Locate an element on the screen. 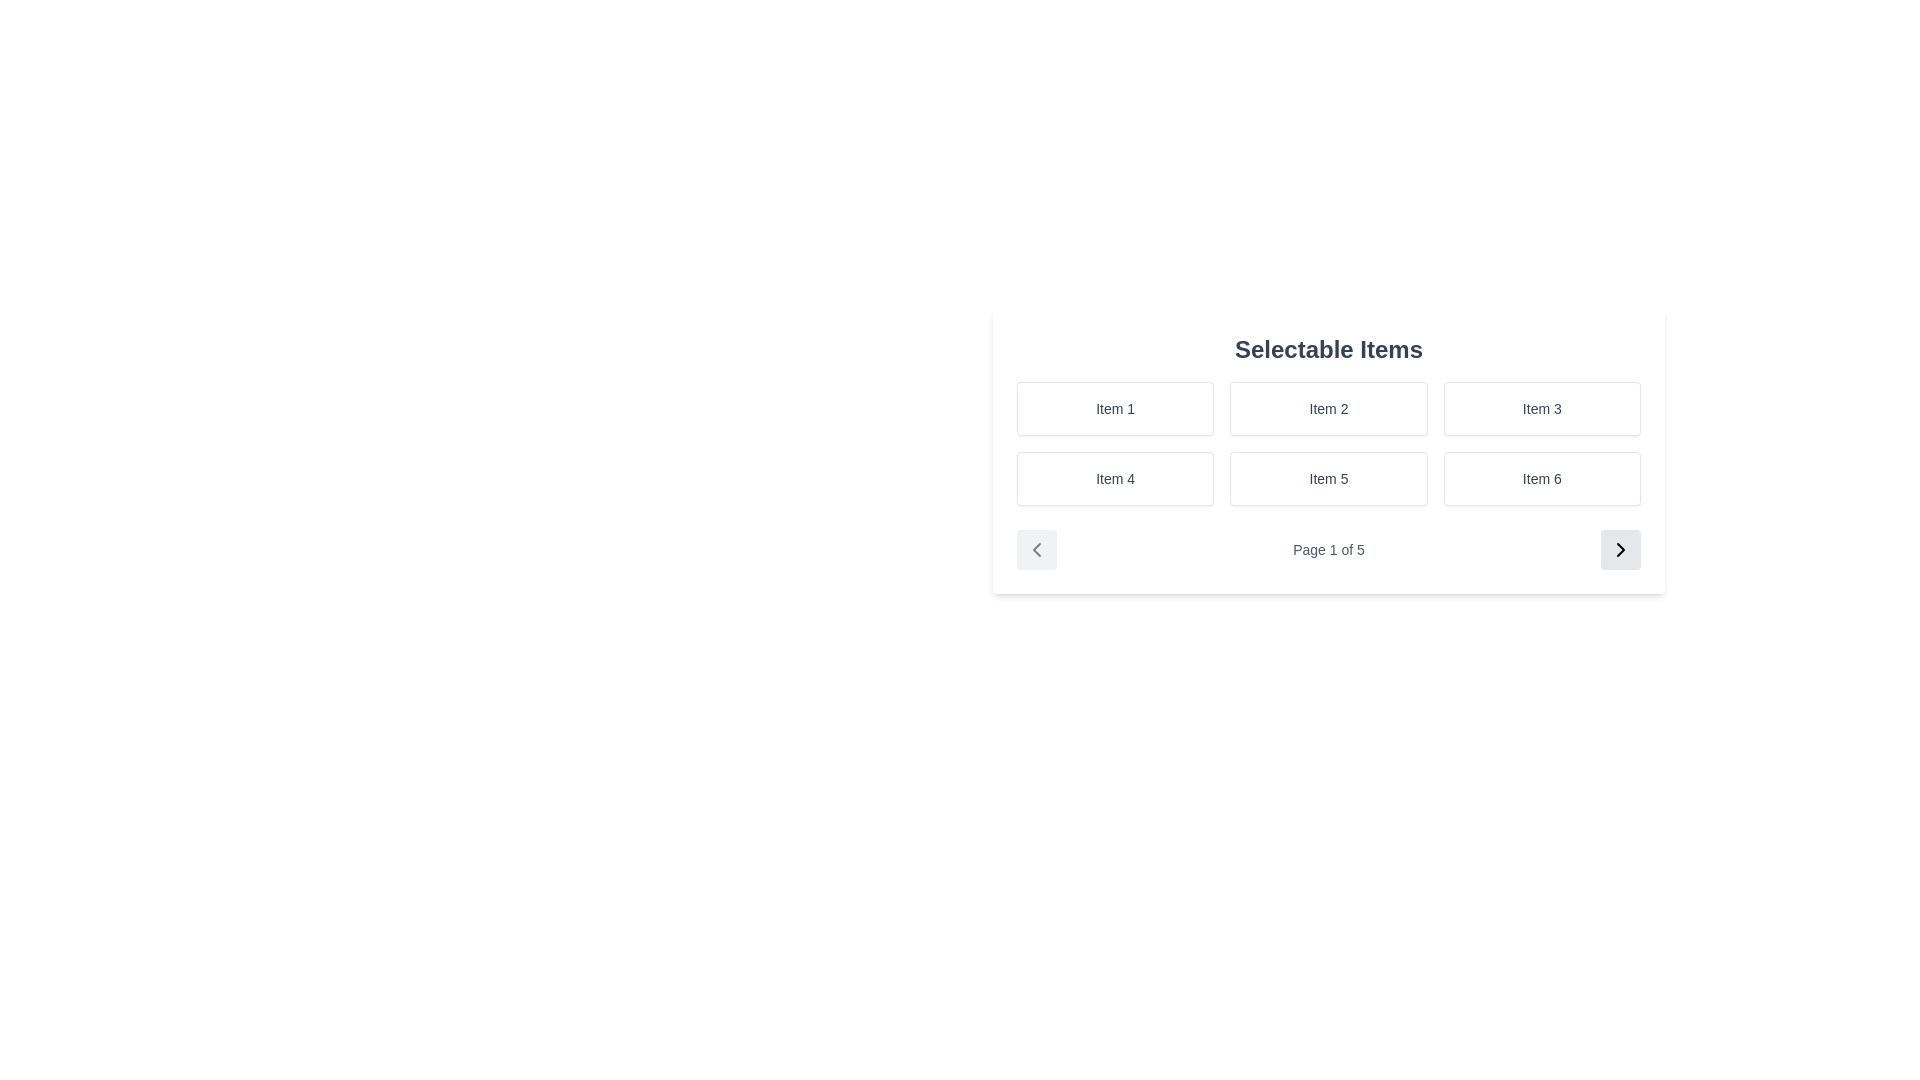  the selectable item button located in the second row, first column of the grid under the title 'Selectable Items' is located at coordinates (1114, 478).